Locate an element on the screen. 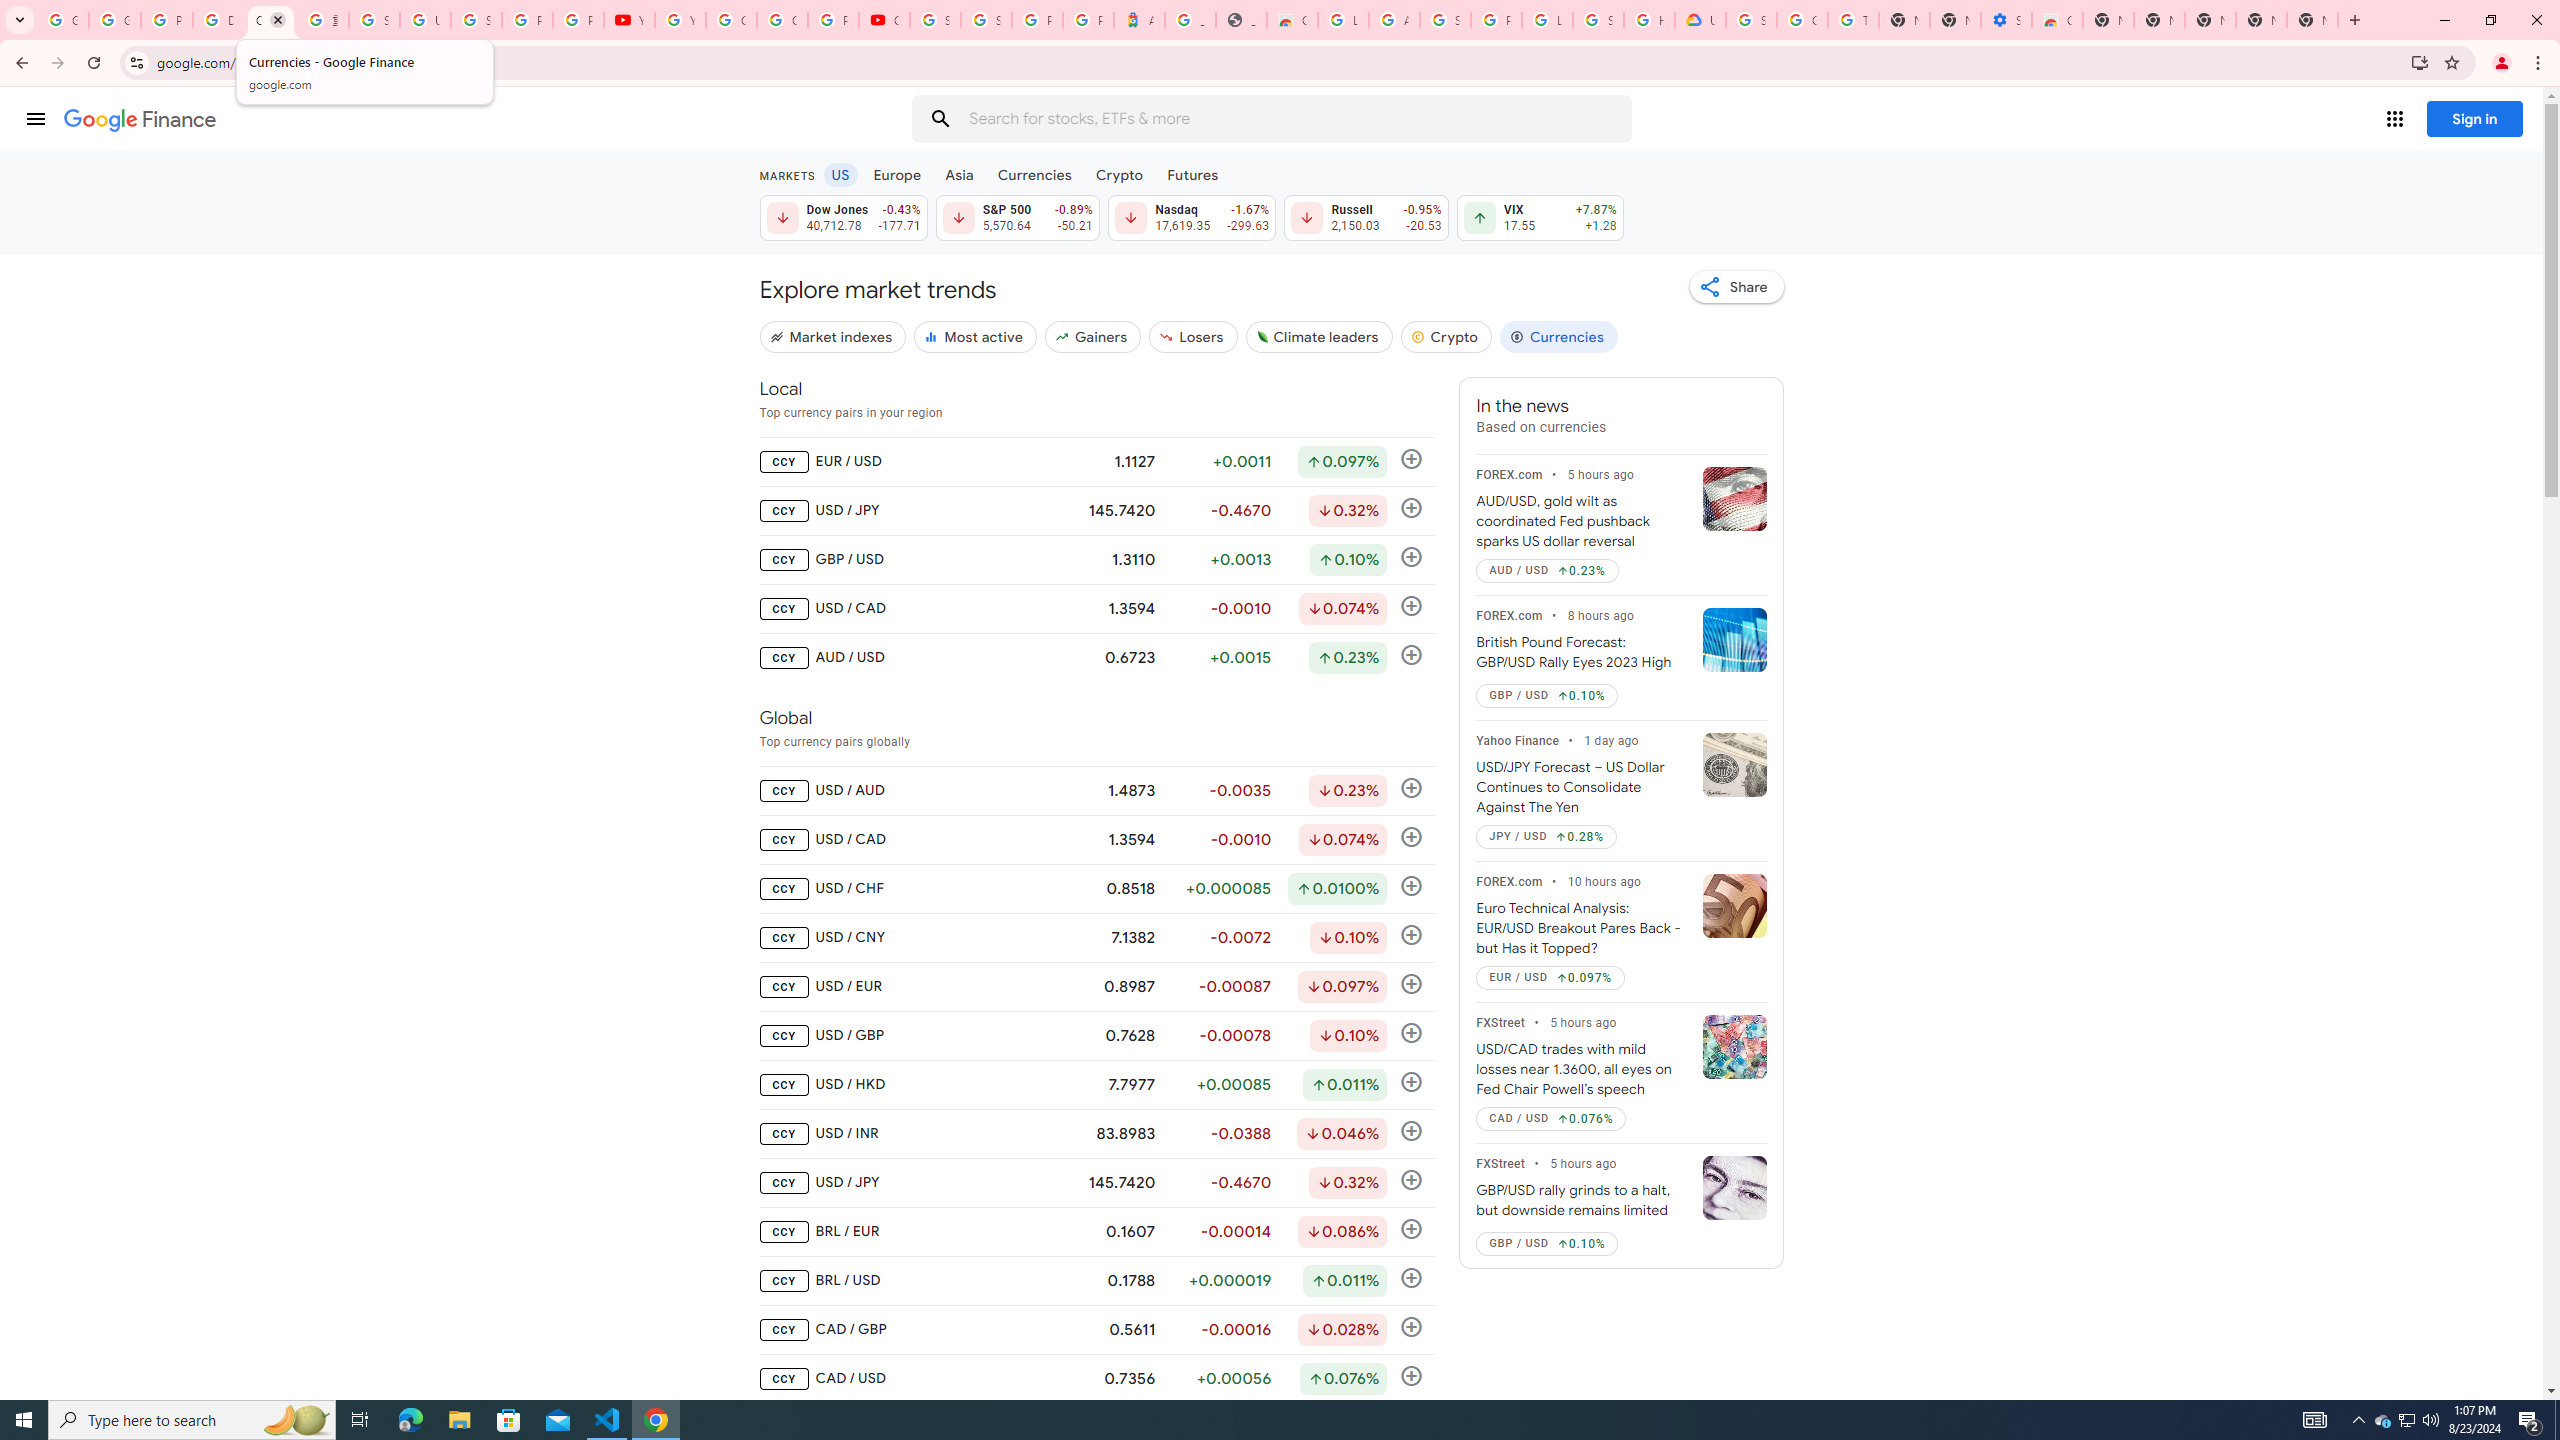 This screenshot has height=1440, width=2560. 'Finance' is located at coordinates (139, 119).